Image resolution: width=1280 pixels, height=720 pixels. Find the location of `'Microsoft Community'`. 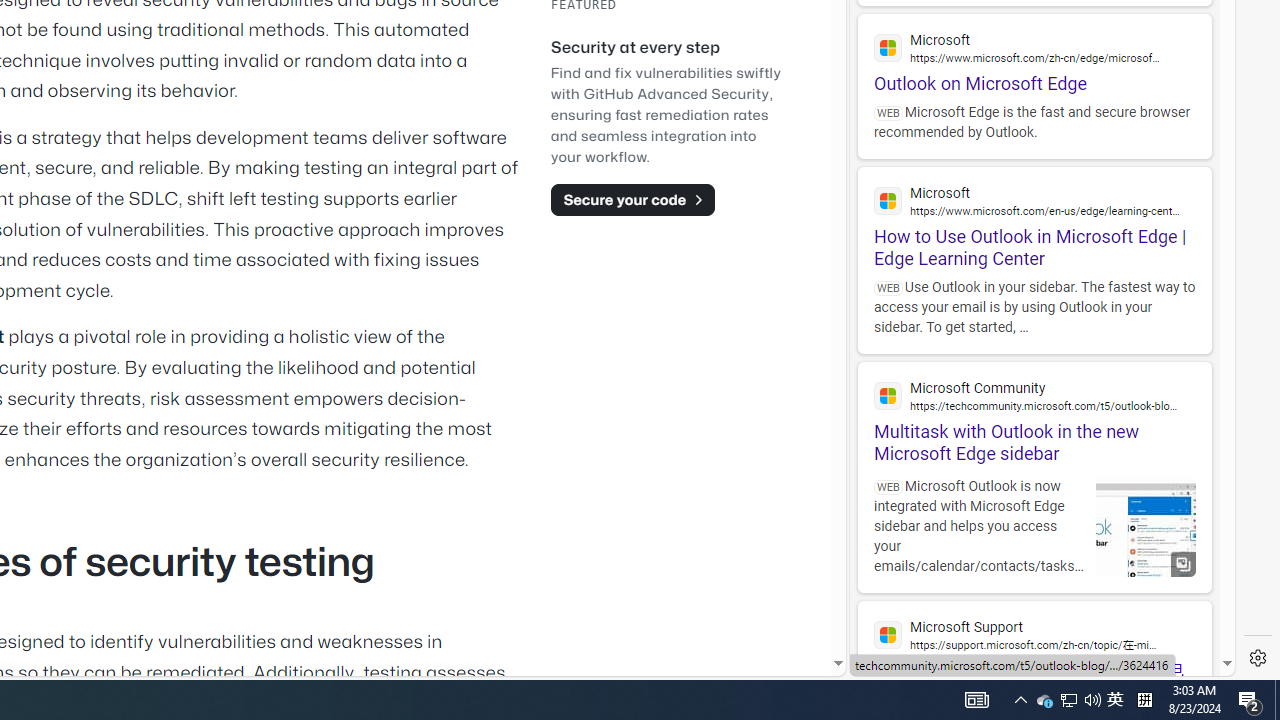

'Microsoft Community' is located at coordinates (1034, 395).